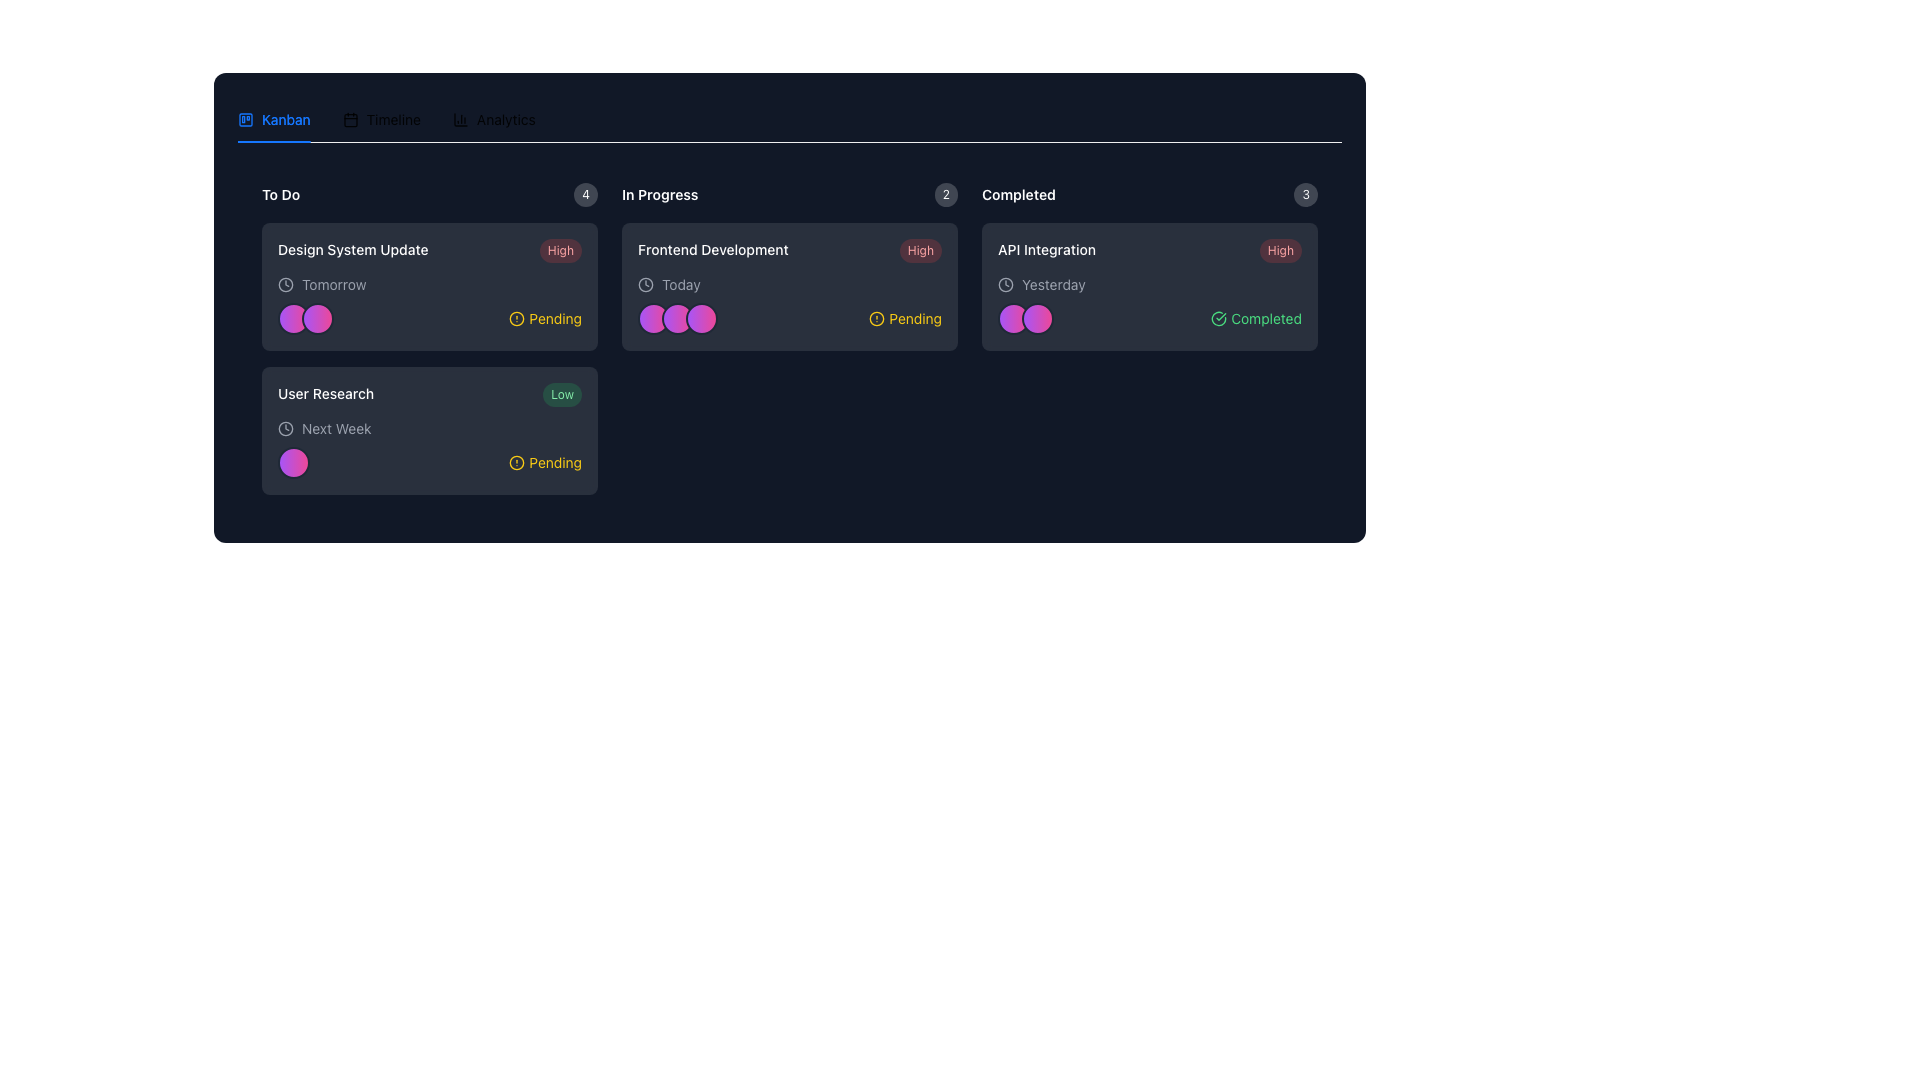 This screenshot has height=1080, width=1920. What do you see at coordinates (877, 318) in the screenshot?
I see `the status indicator icon located in the 'In Progress' column of the 'Frontend Development' card, which shows 'Pending'` at bounding box center [877, 318].